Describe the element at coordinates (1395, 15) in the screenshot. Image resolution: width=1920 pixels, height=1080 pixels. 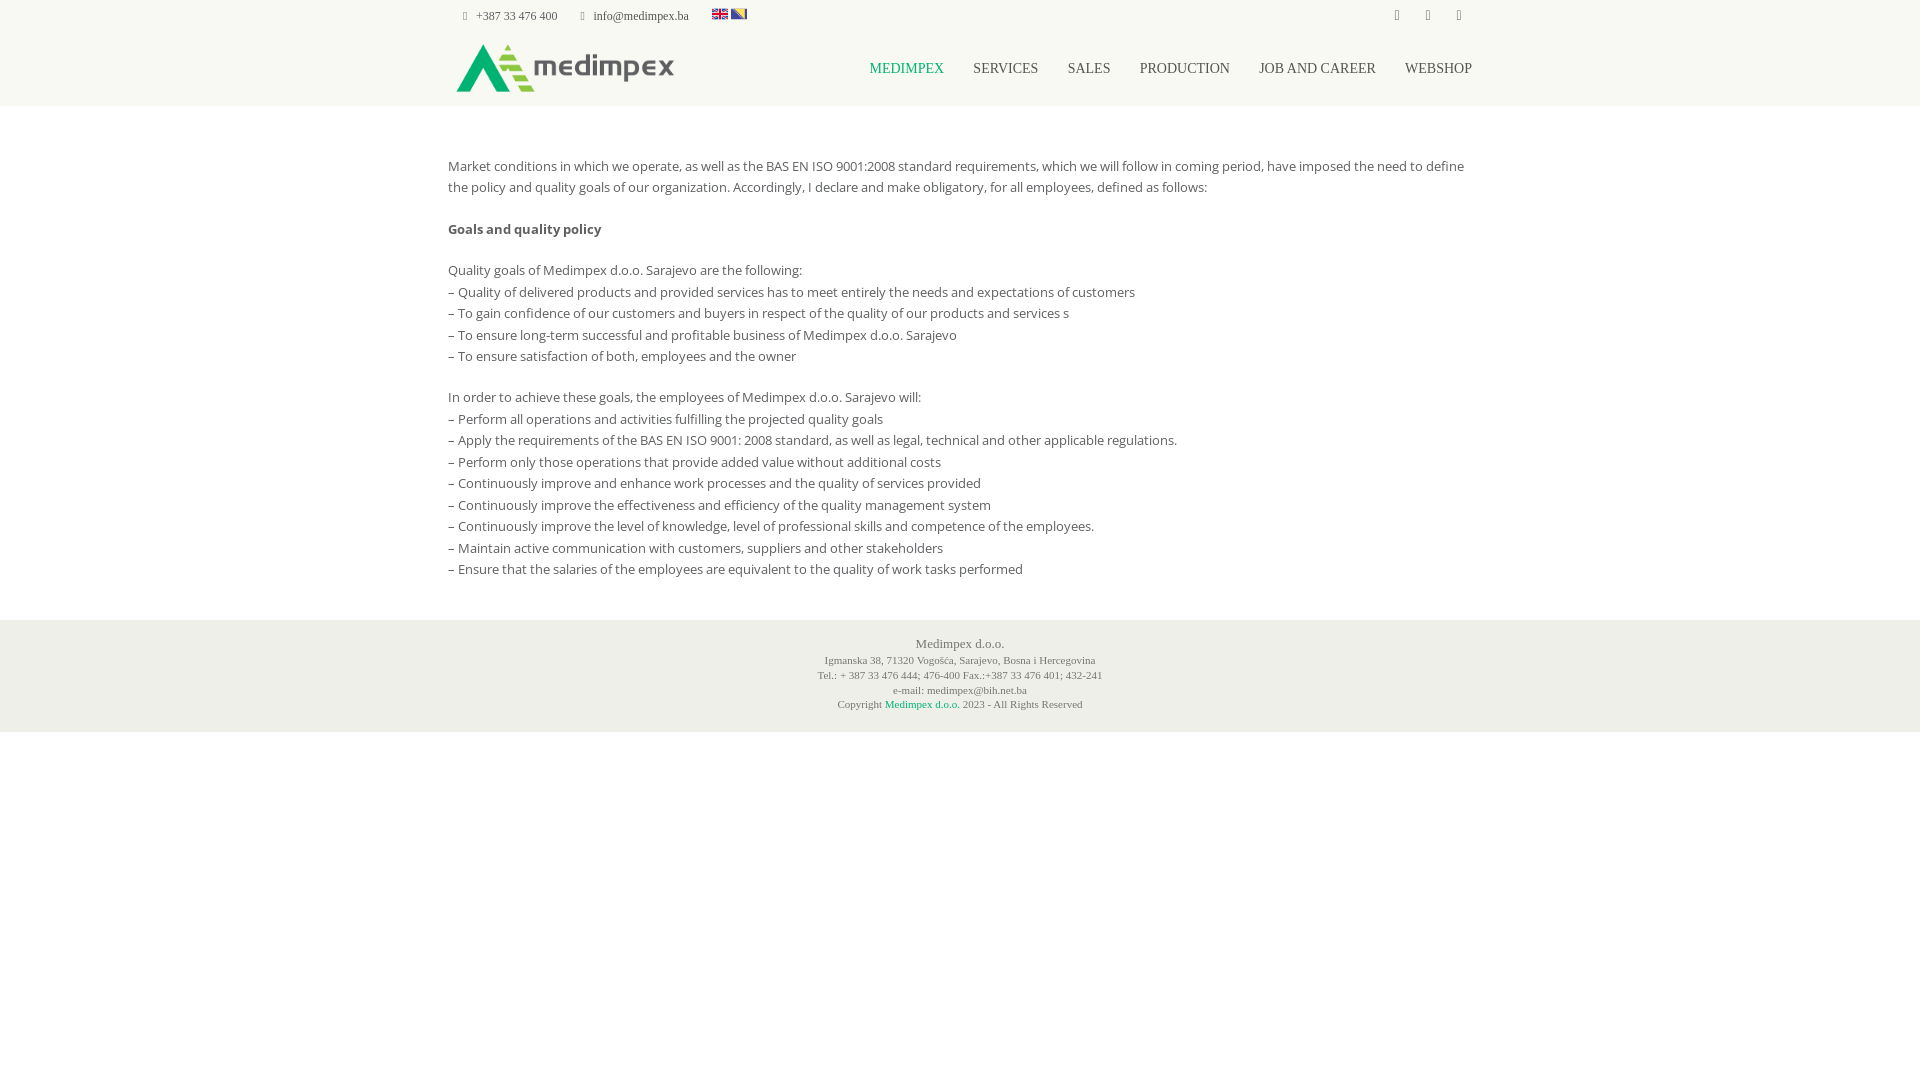
I see `'Facebook'` at that location.